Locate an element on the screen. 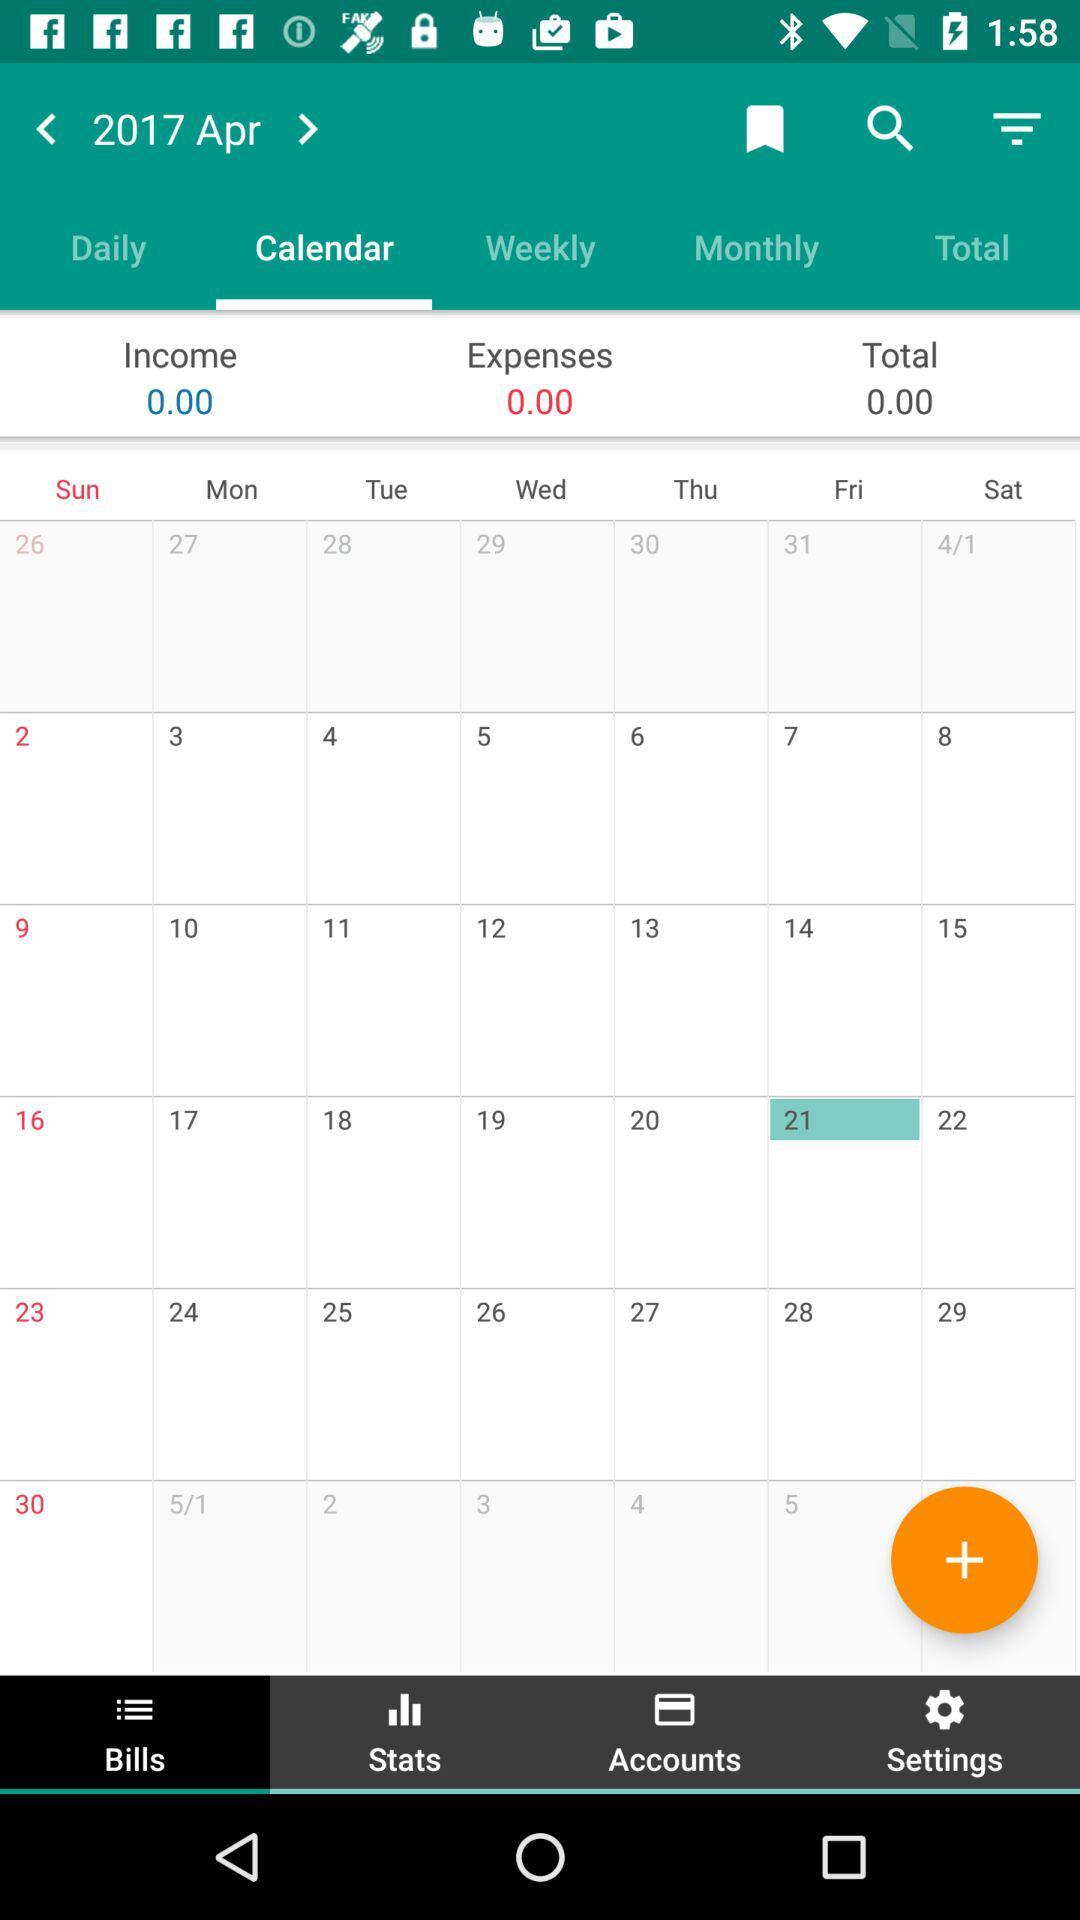 The image size is (1080, 1920). item next to the weekly is located at coordinates (323, 245).